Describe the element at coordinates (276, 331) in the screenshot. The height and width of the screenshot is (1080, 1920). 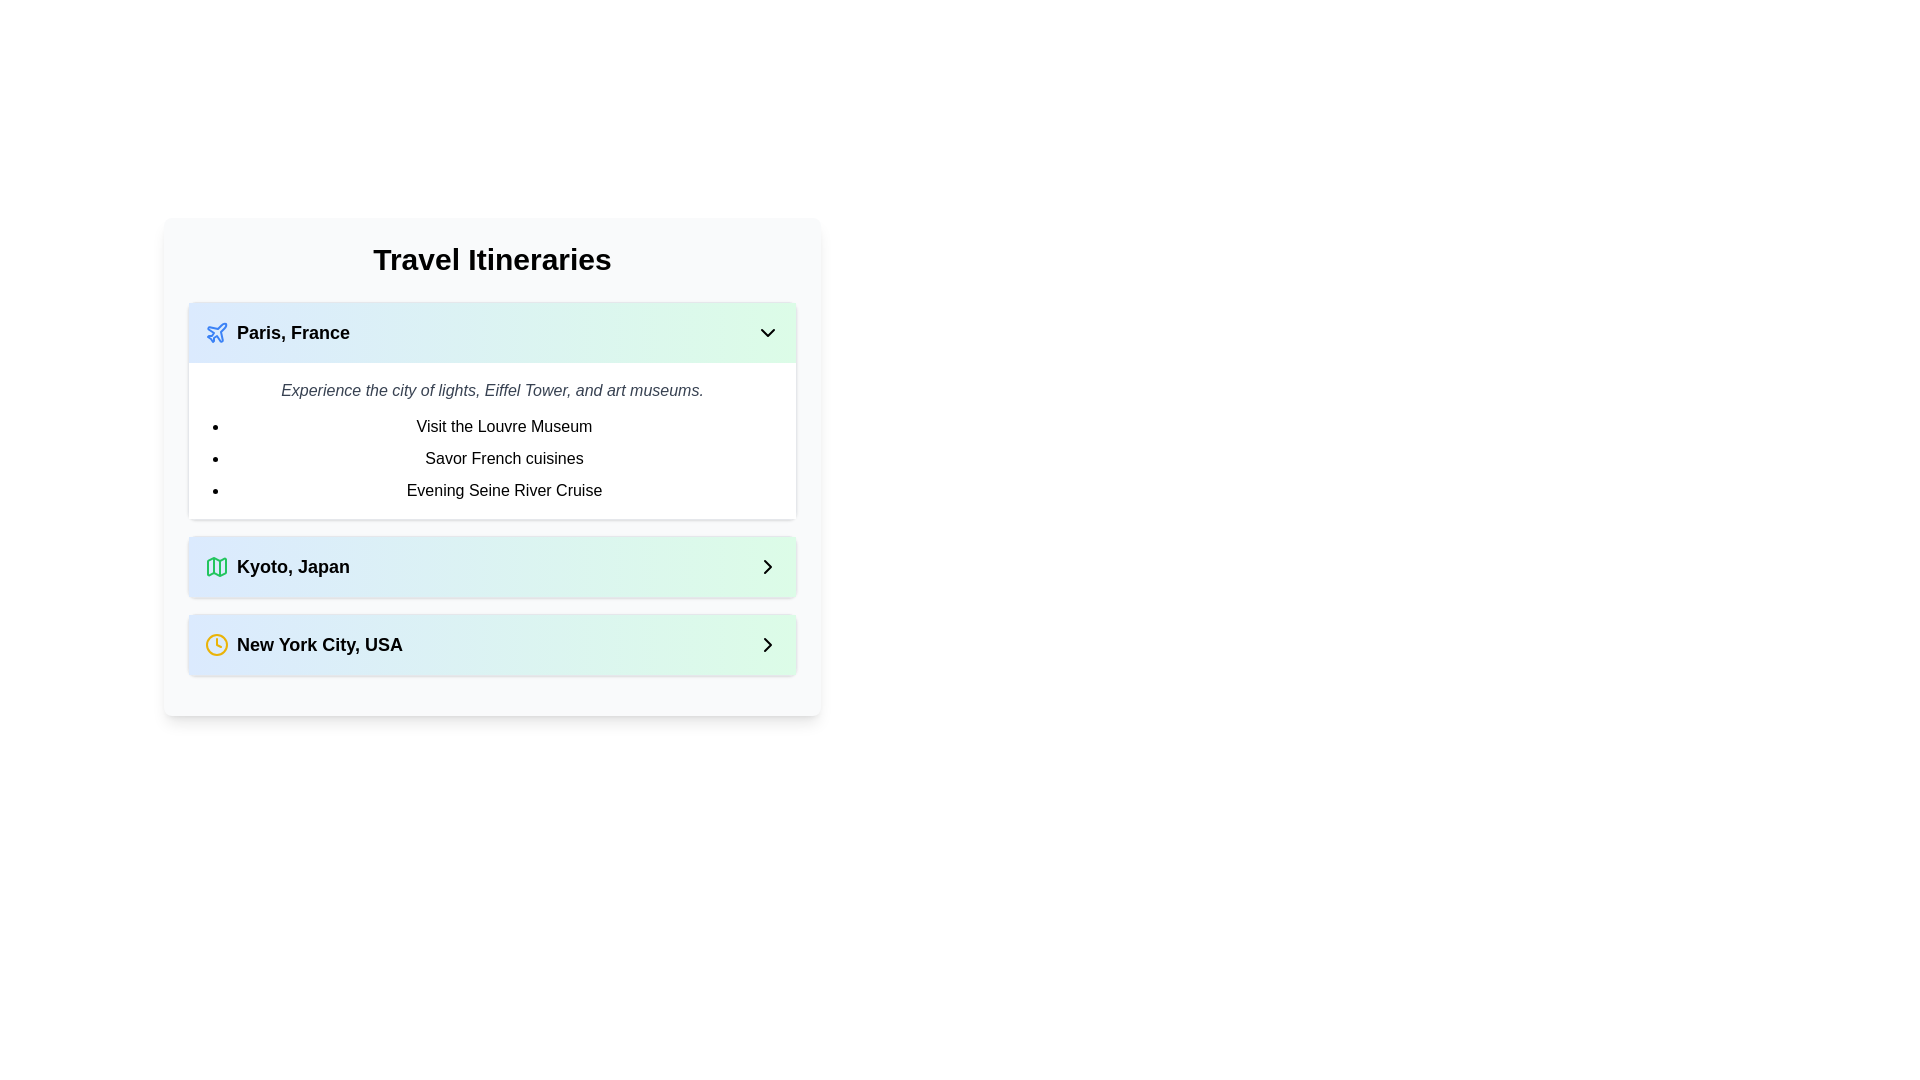
I see `the title or label with icon indicating 'Paris, France' in the top-left section of the itinerary card header` at that location.